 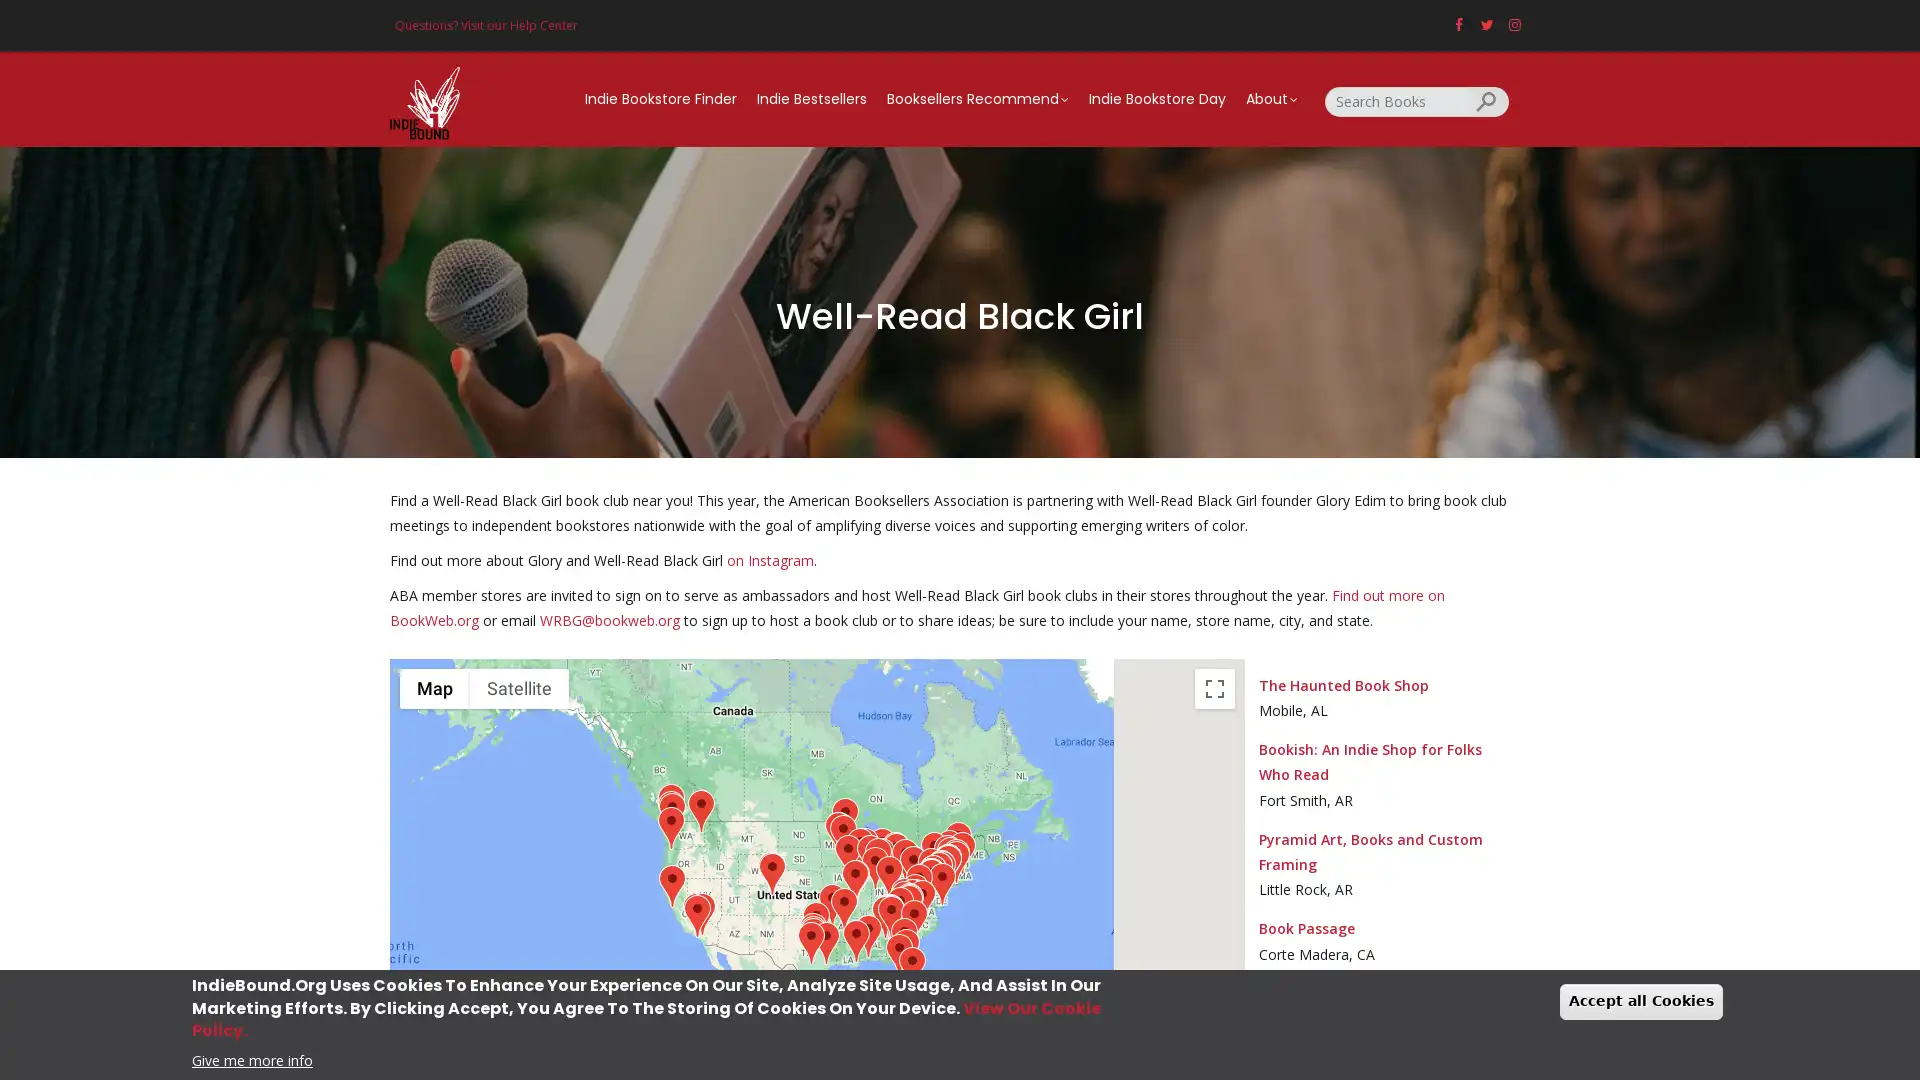 I want to click on Next Page Books, so click(x=847, y=855).